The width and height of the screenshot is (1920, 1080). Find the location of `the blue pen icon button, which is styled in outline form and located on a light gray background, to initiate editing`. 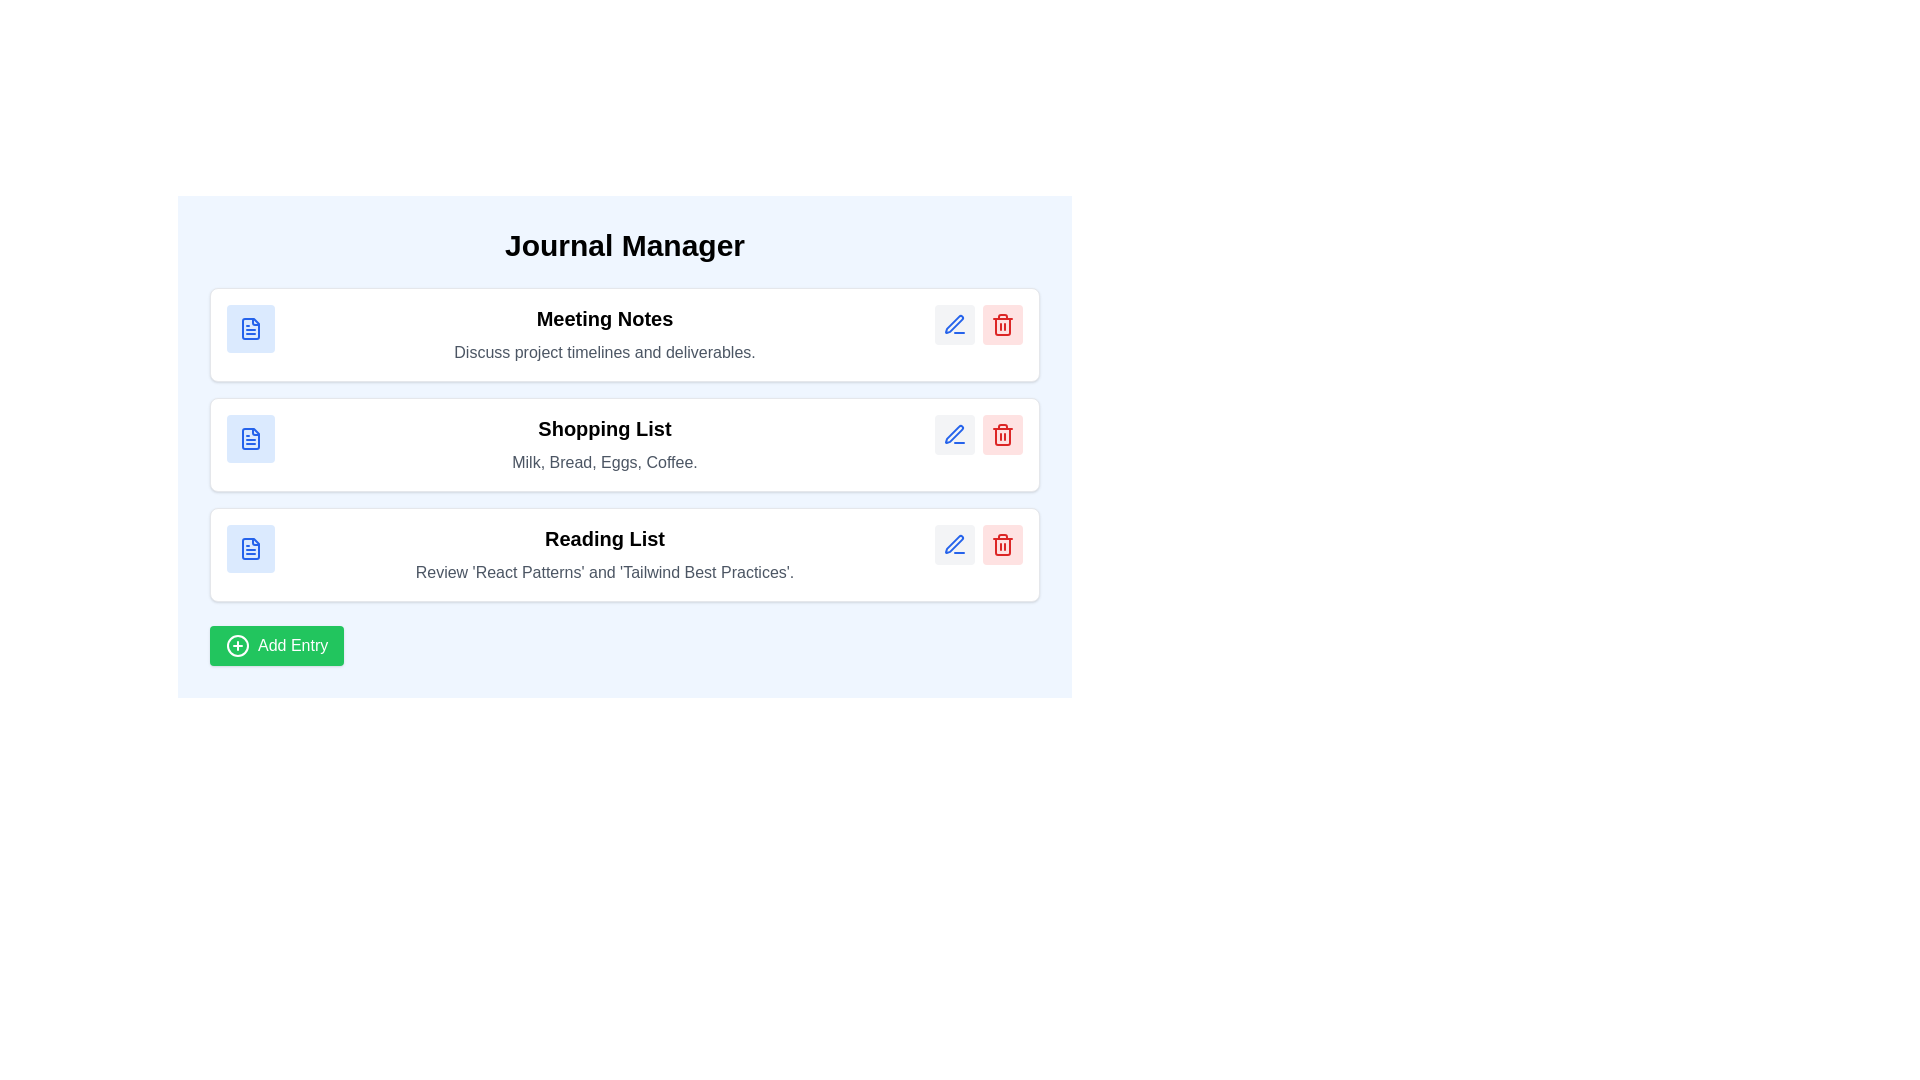

the blue pen icon button, which is styled in outline form and located on a light gray background, to initiate editing is located at coordinates (954, 544).